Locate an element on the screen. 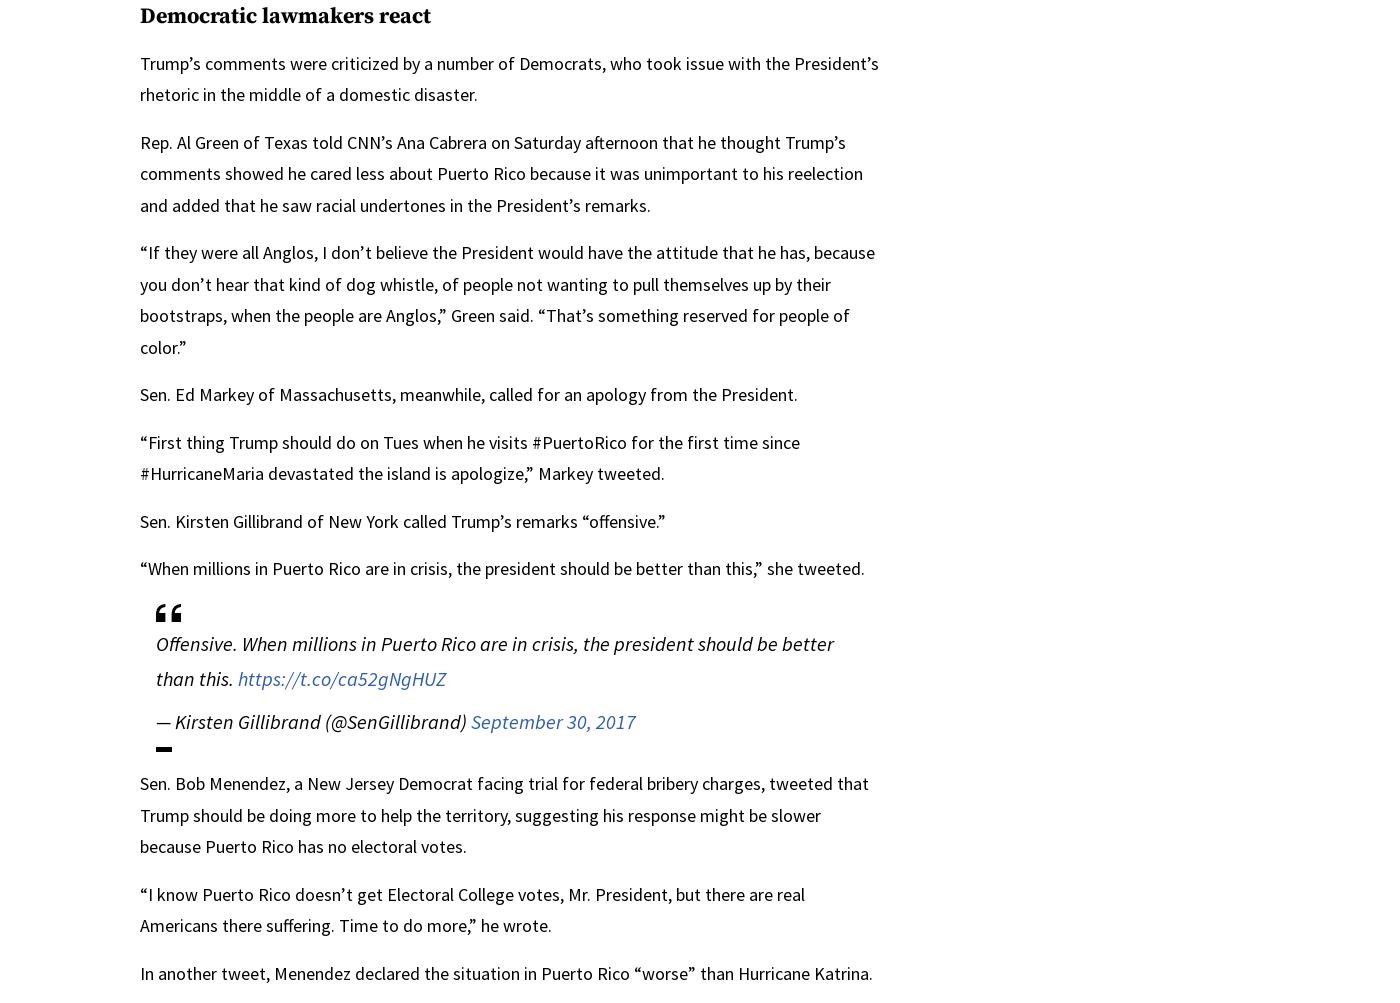 This screenshot has width=1400, height=1003. 'Sen. Bob Menendez, a New Jersey Democrat facing trial for federal bribery charges, tweeted that Trump should be doing more to help the territory, suggesting his response might be slower because Puerto Rico has no electoral votes.' is located at coordinates (504, 815).